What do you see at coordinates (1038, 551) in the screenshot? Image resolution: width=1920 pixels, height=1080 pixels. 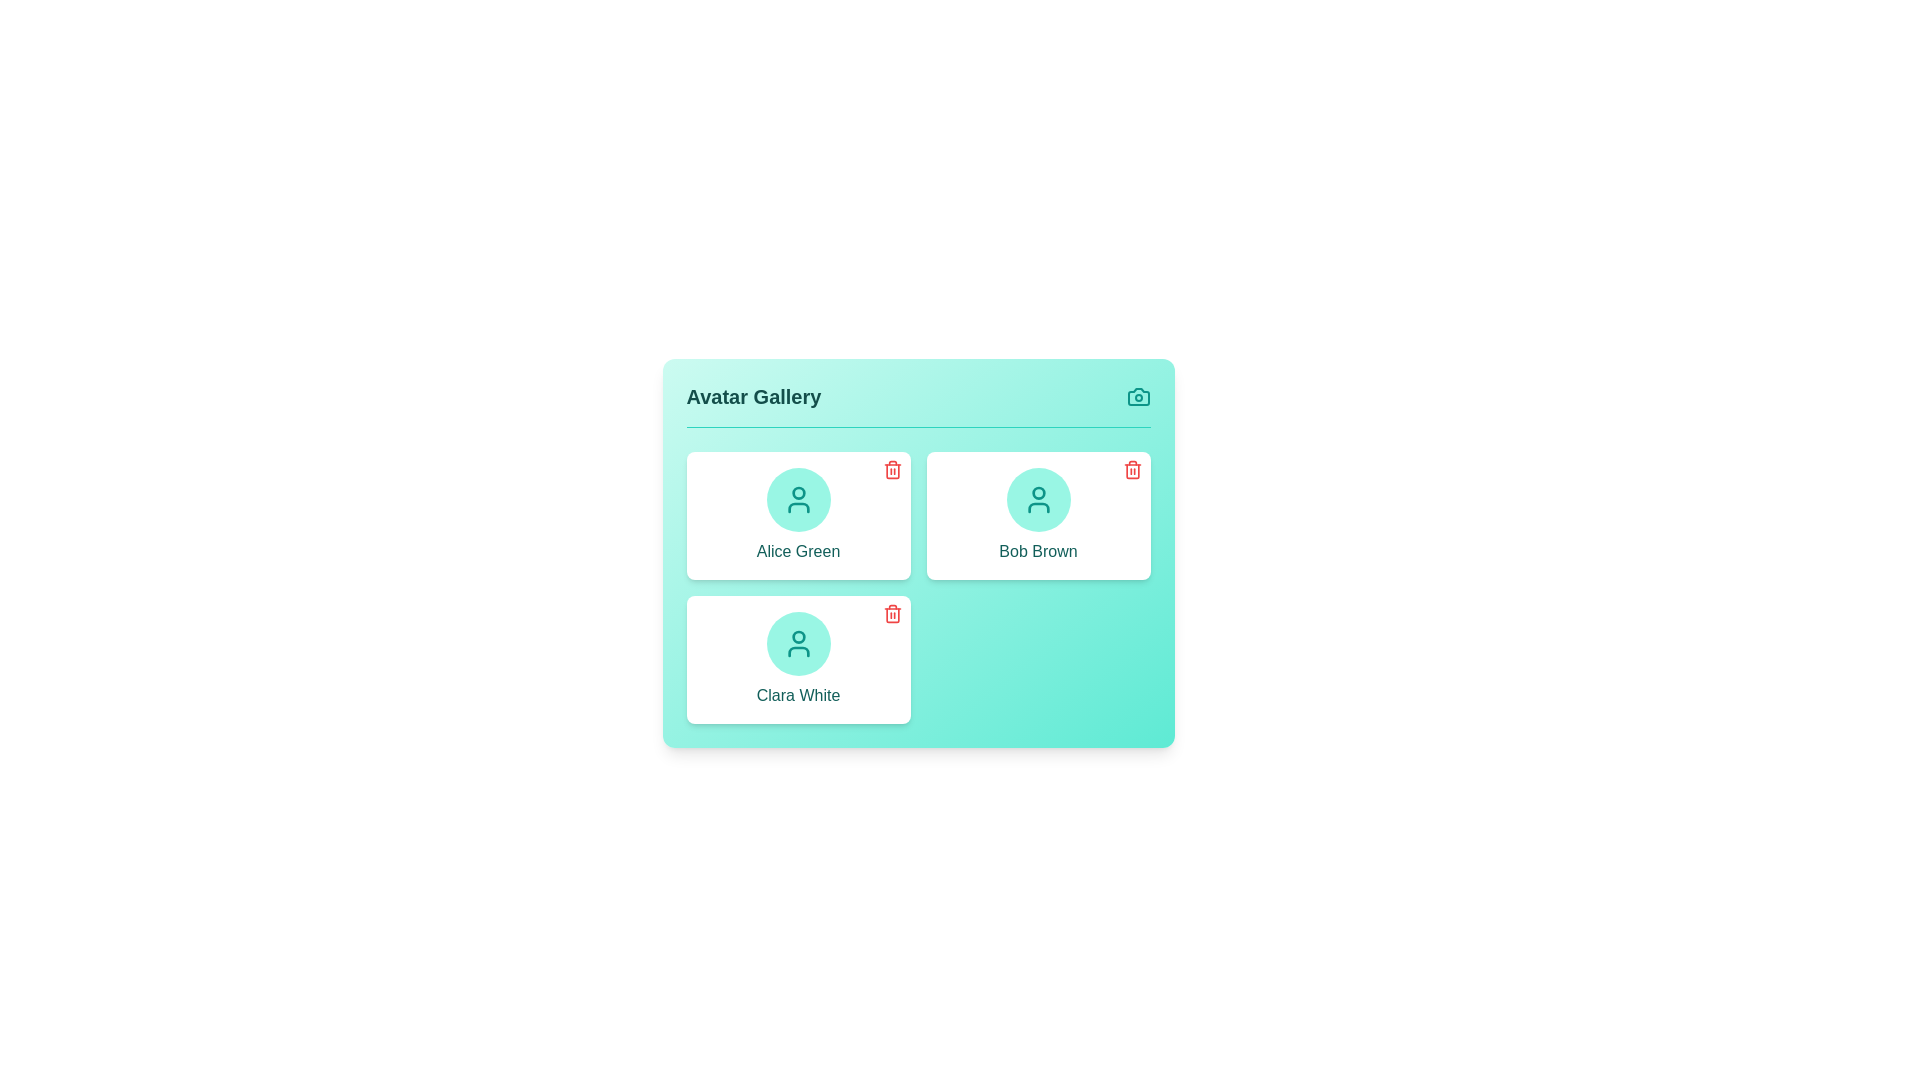 I see `text label element displaying 'Bob Brown', which serves as an identifier for the avatar in the Avatar Gallery interface` at bounding box center [1038, 551].